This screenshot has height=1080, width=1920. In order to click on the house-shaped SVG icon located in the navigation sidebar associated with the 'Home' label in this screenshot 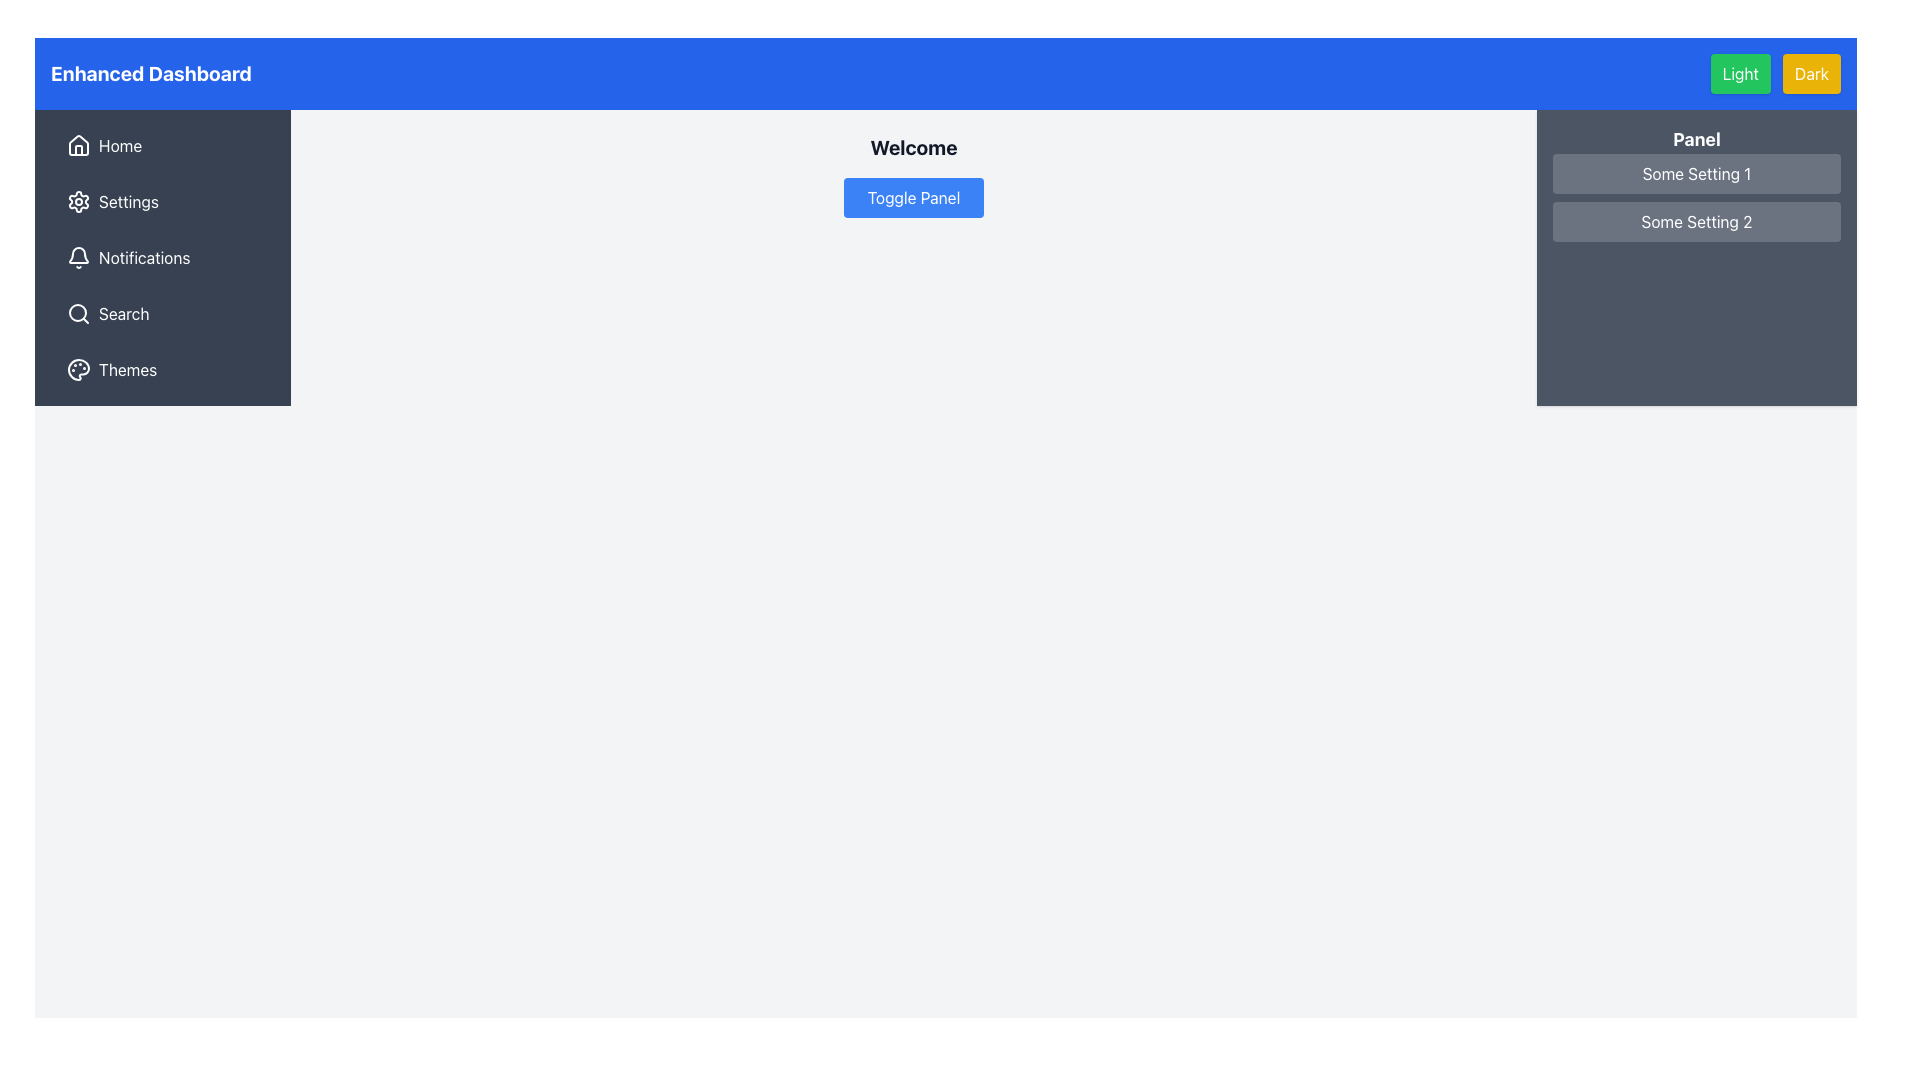, I will do `click(78, 144)`.